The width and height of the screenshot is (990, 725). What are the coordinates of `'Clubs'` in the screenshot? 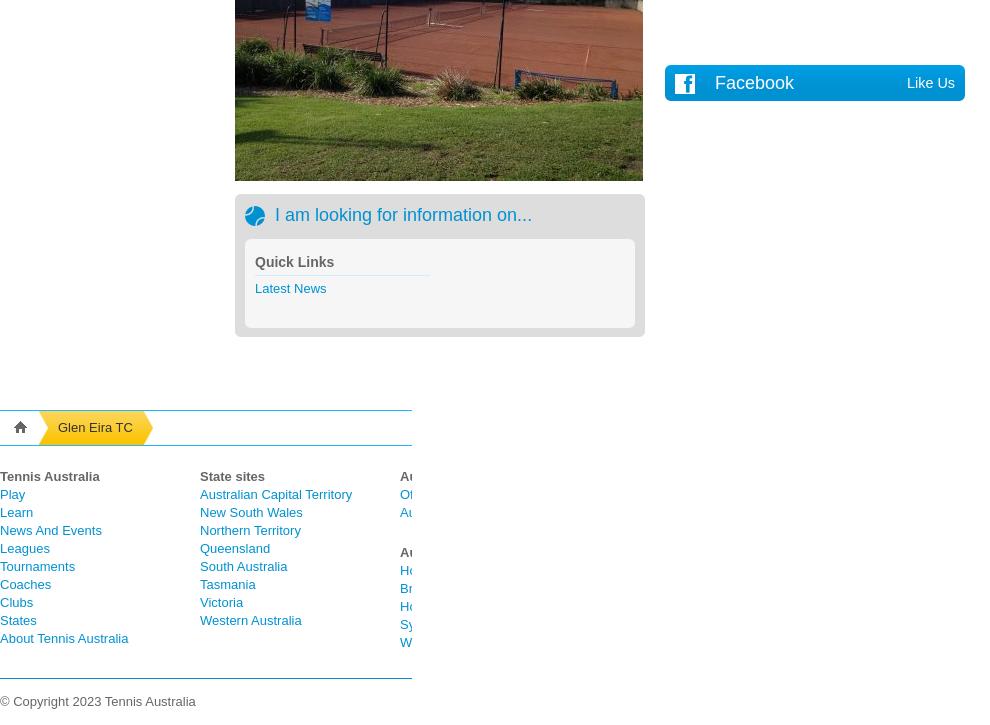 It's located at (15, 602).